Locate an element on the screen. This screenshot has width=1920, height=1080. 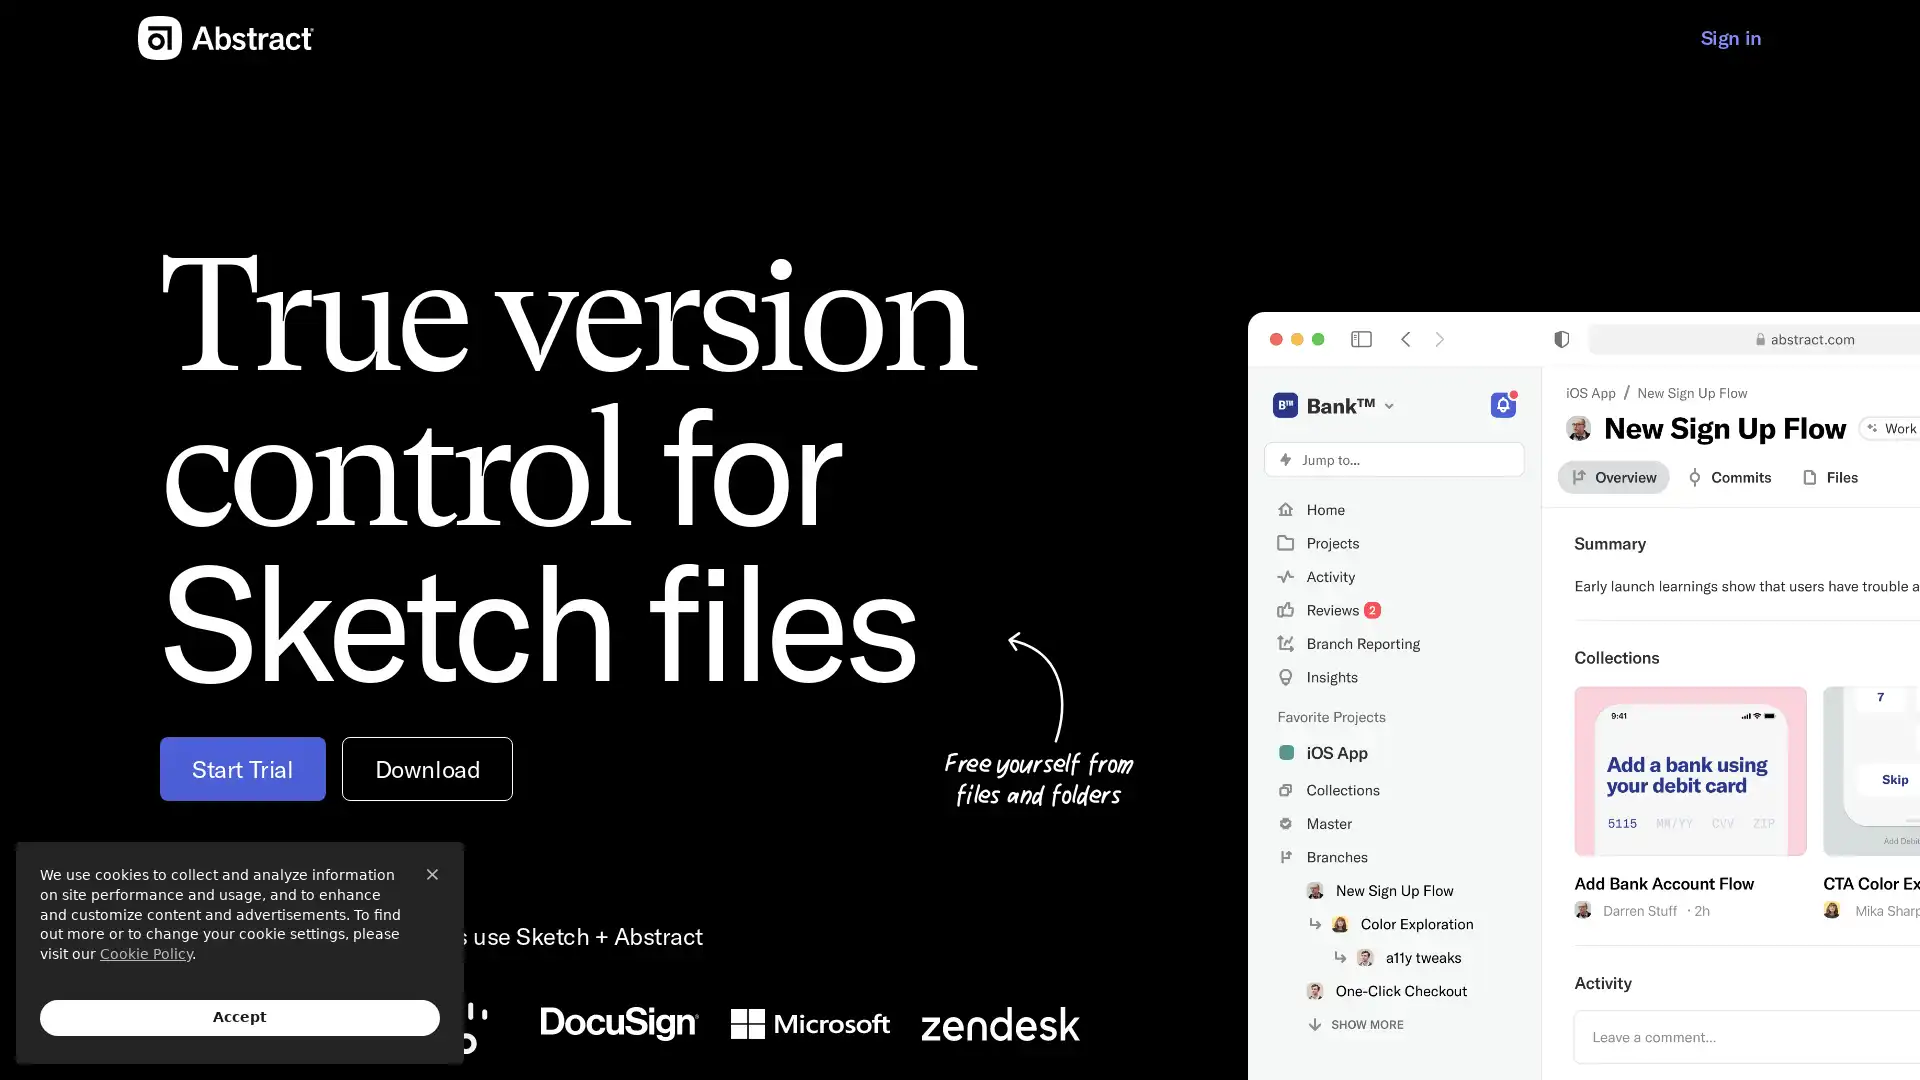
Accept is located at coordinates (240, 1018).